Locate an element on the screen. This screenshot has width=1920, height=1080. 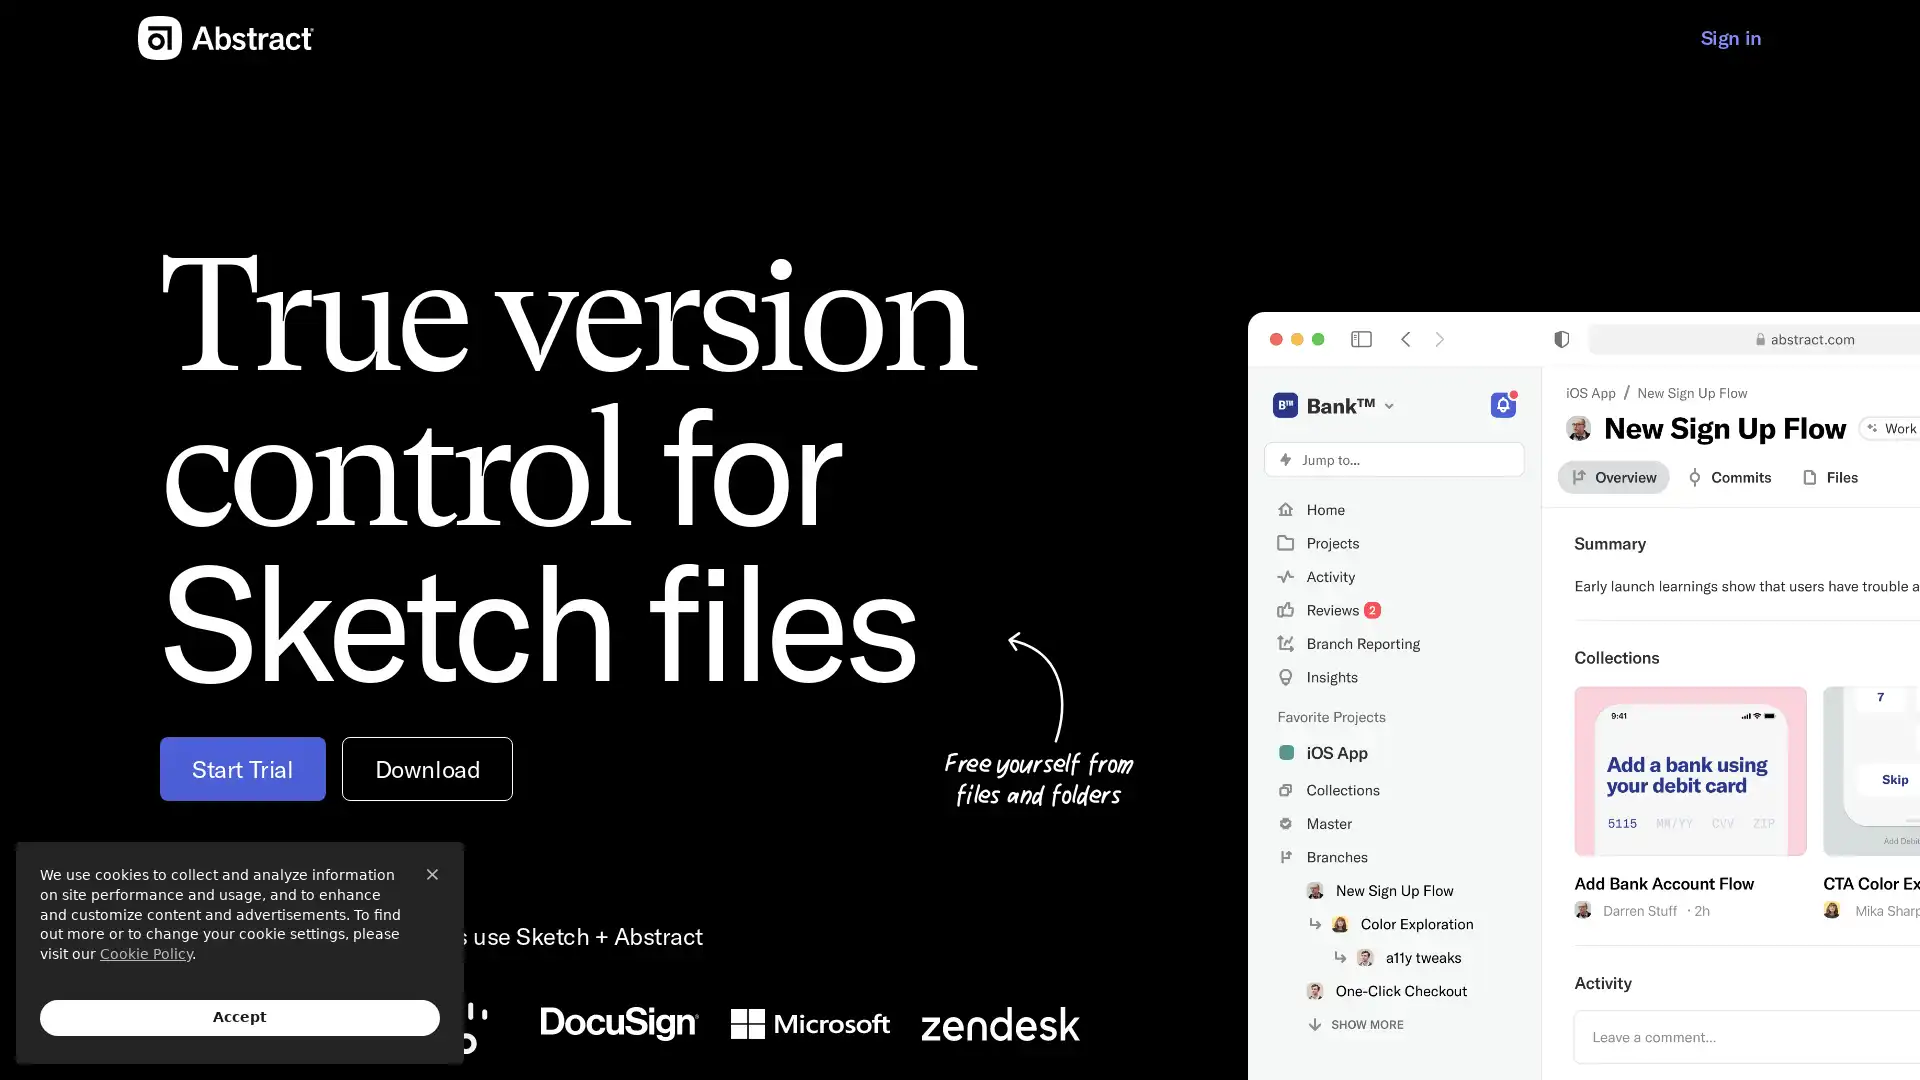
Accept is located at coordinates (240, 1018).